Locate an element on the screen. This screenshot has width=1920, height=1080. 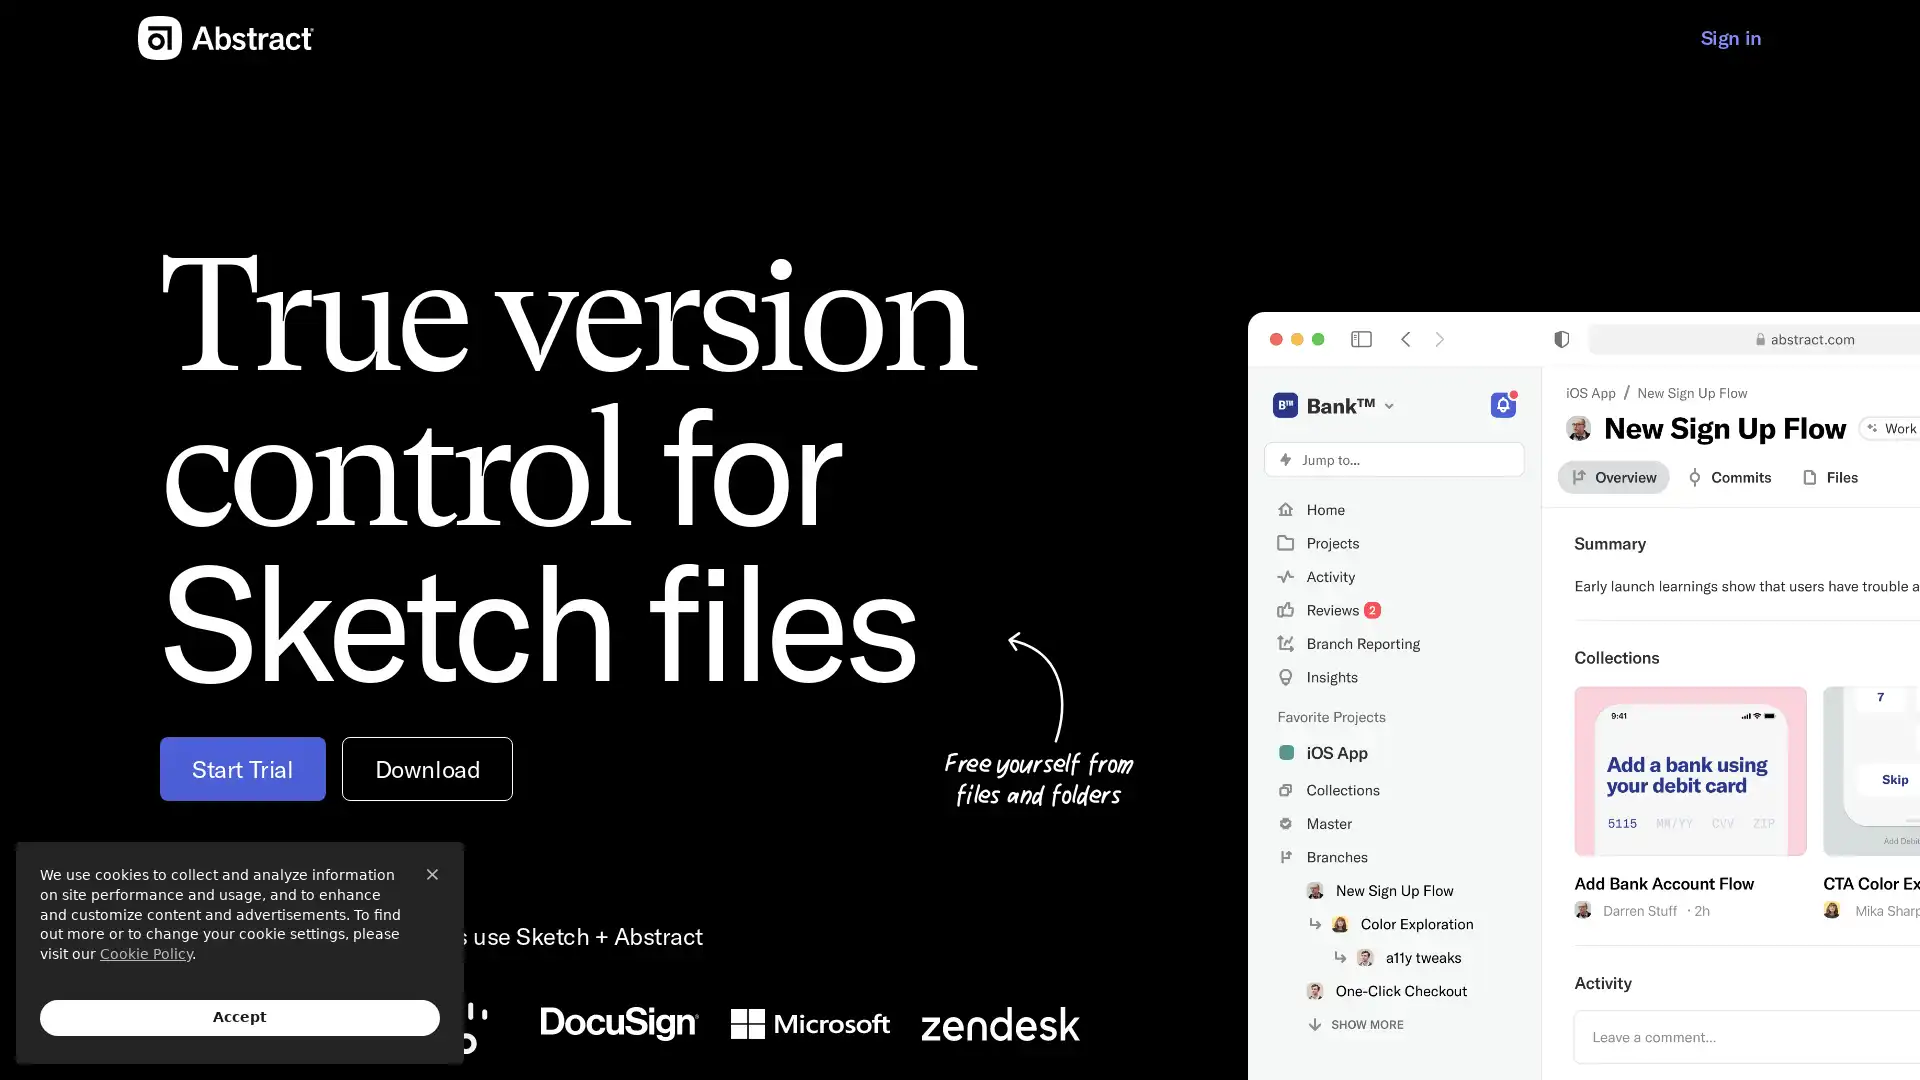
Accept is located at coordinates (240, 1018).